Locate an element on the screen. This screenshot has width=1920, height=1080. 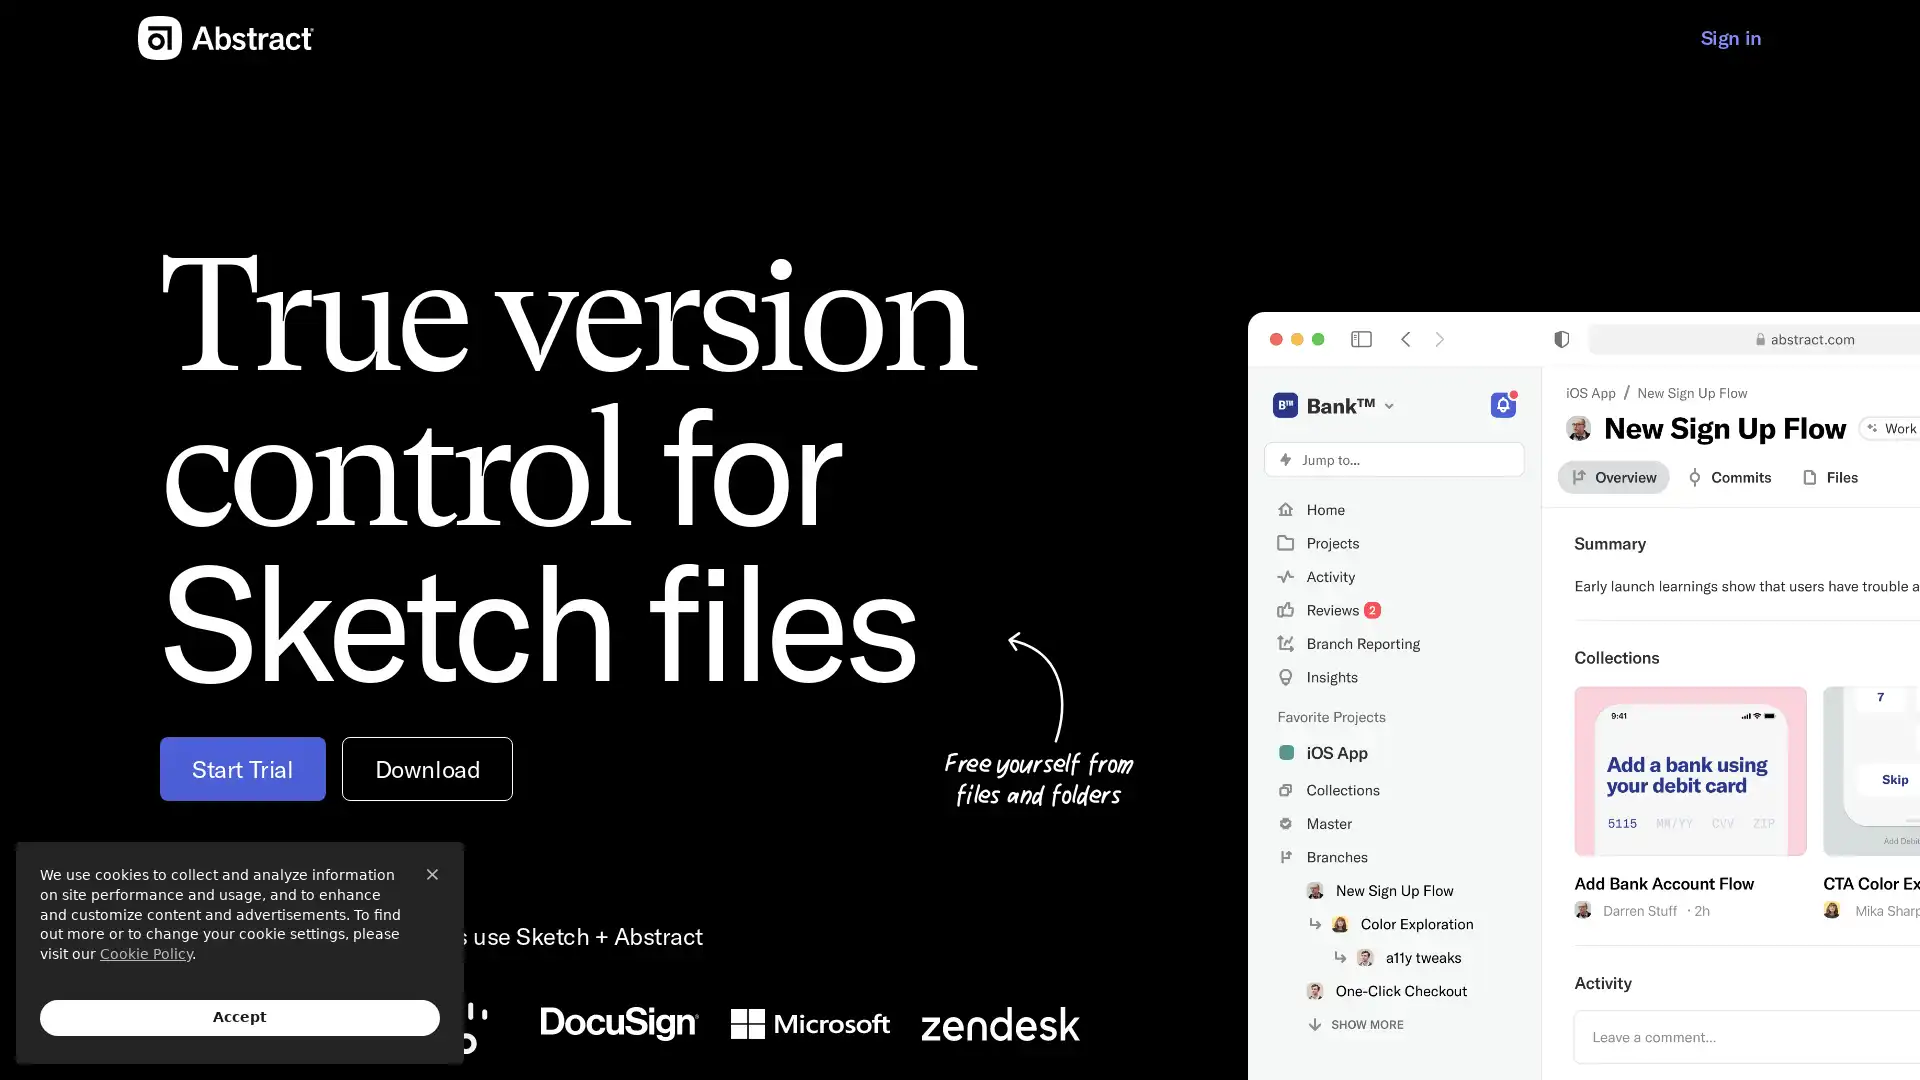
Accept is located at coordinates (240, 1018).